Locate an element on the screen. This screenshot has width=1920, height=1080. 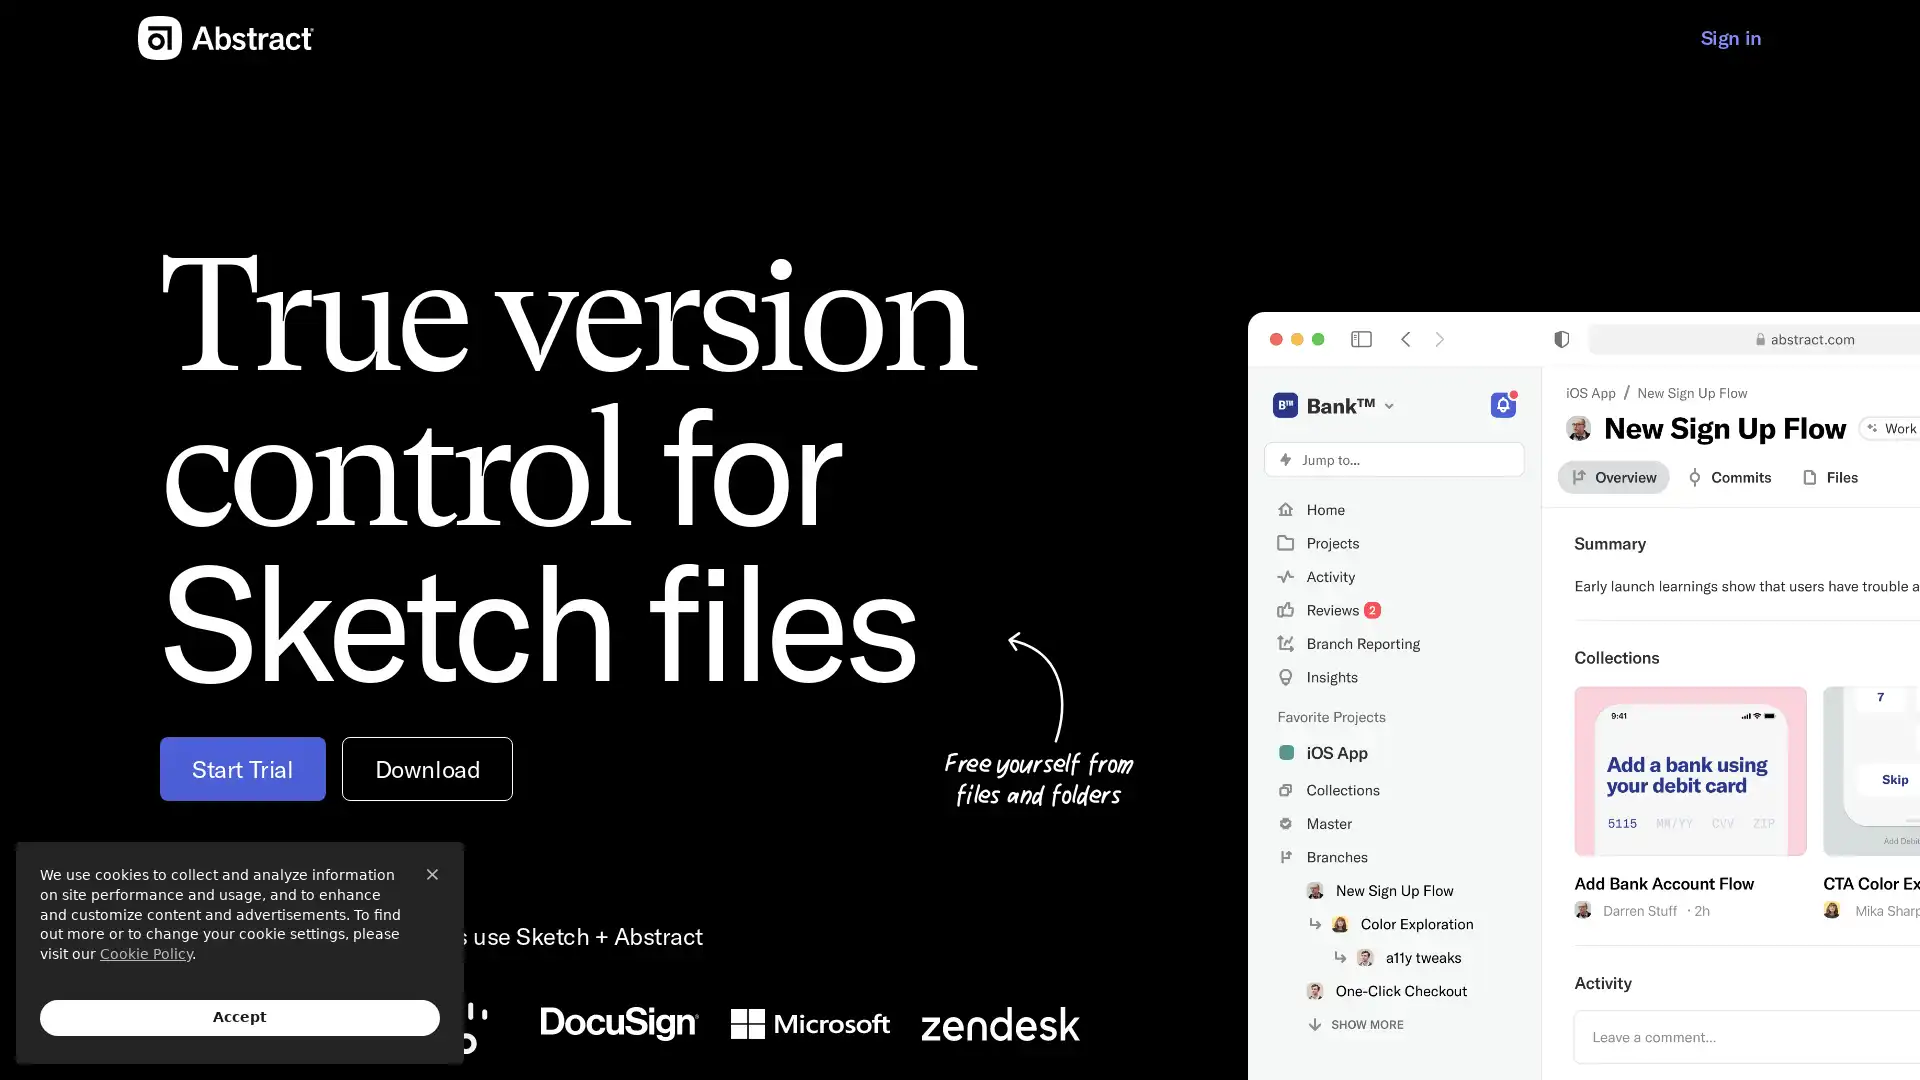
Accept is located at coordinates (240, 1018).